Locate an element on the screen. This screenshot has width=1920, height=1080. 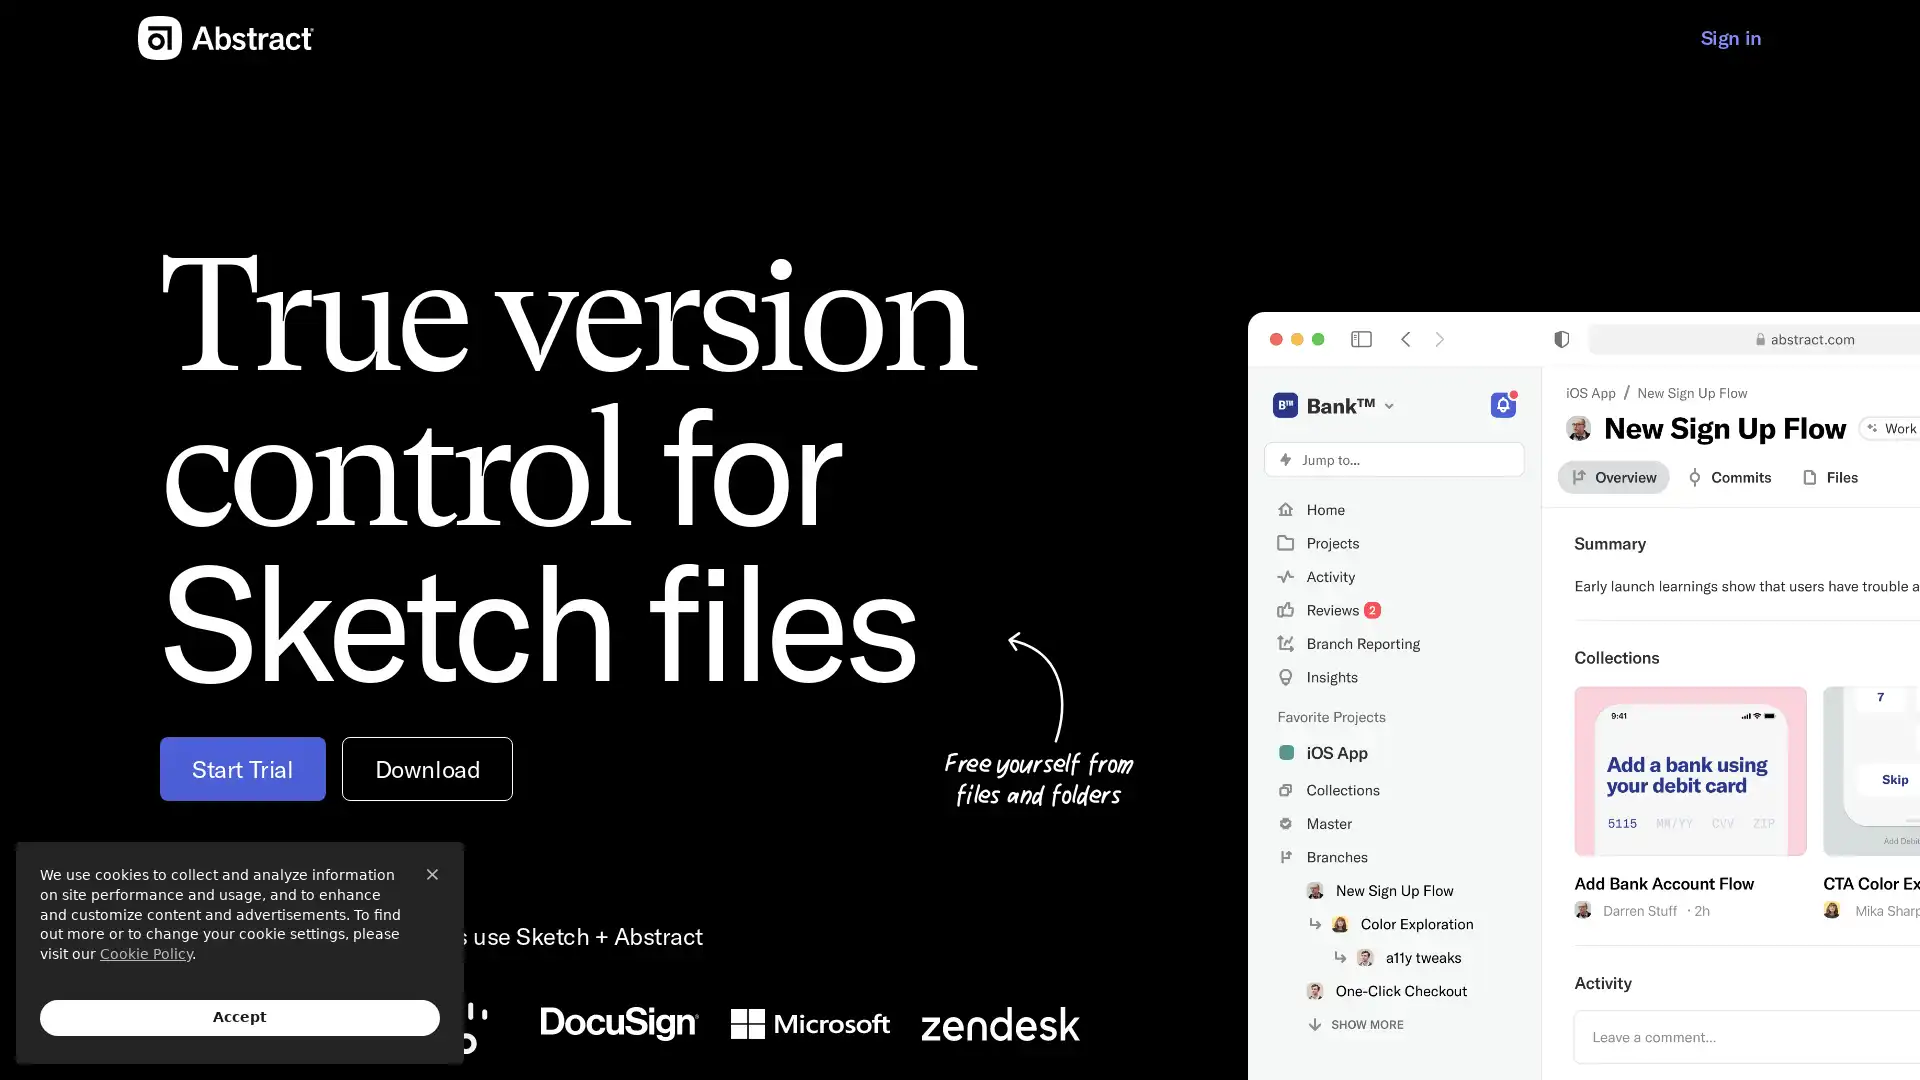
Accept is located at coordinates (240, 1018).